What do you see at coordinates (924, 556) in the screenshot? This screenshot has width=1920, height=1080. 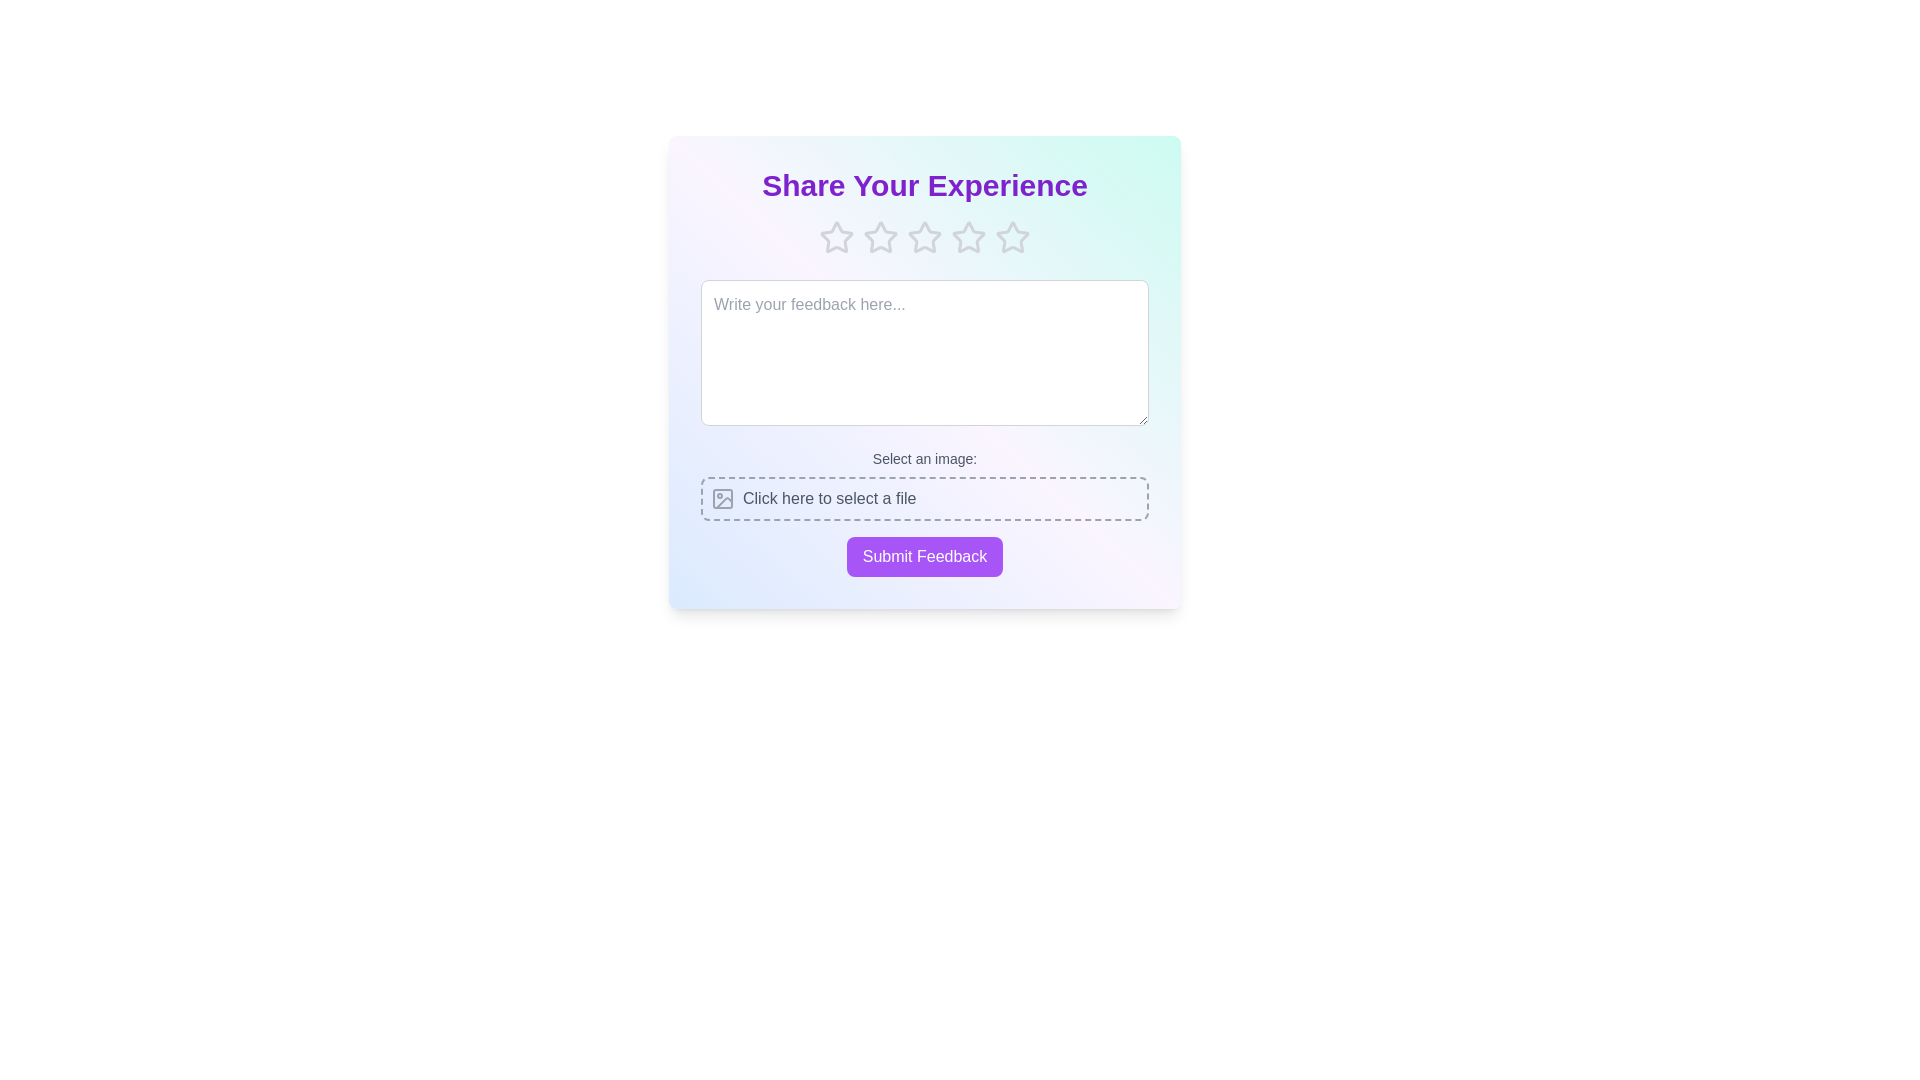 I see `the 'Submit Feedback' button to submit the feedback` at bounding box center [924, 556].